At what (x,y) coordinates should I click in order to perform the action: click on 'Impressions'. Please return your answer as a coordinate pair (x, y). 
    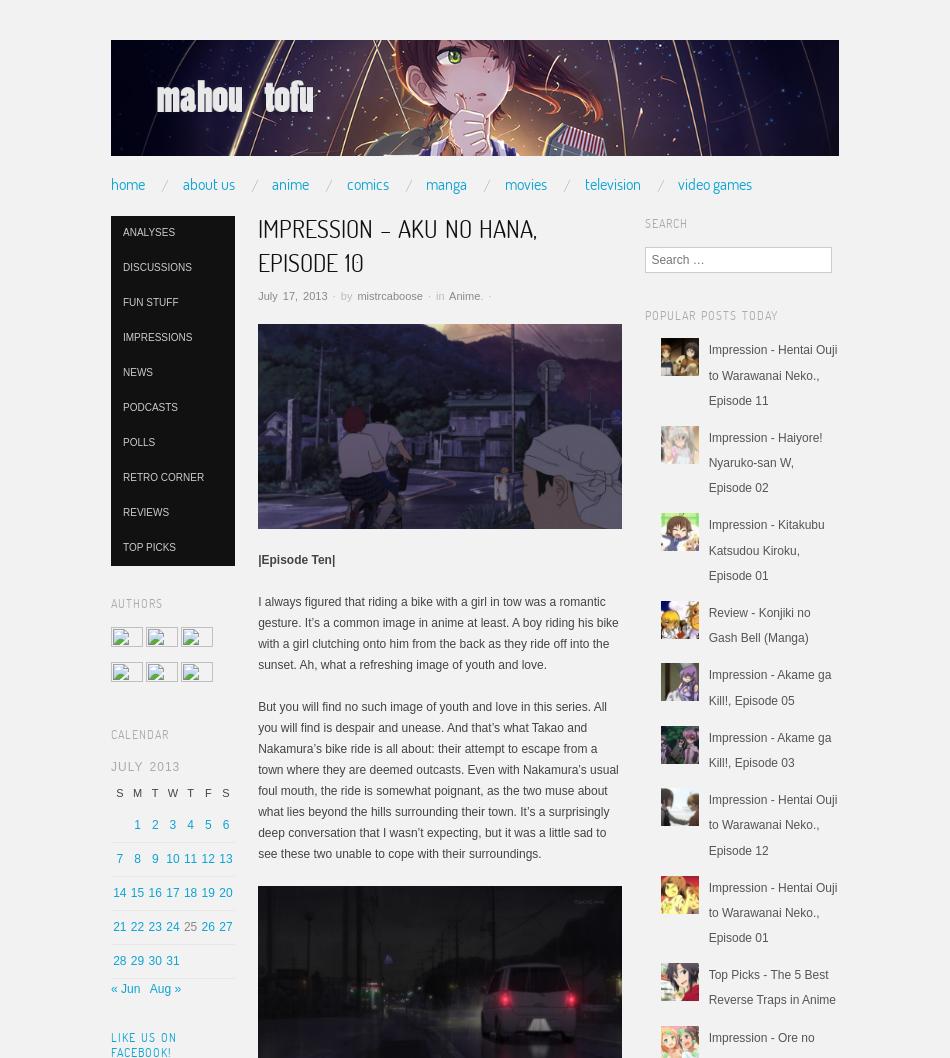
    Looking at the image, I should click on (157, 336).